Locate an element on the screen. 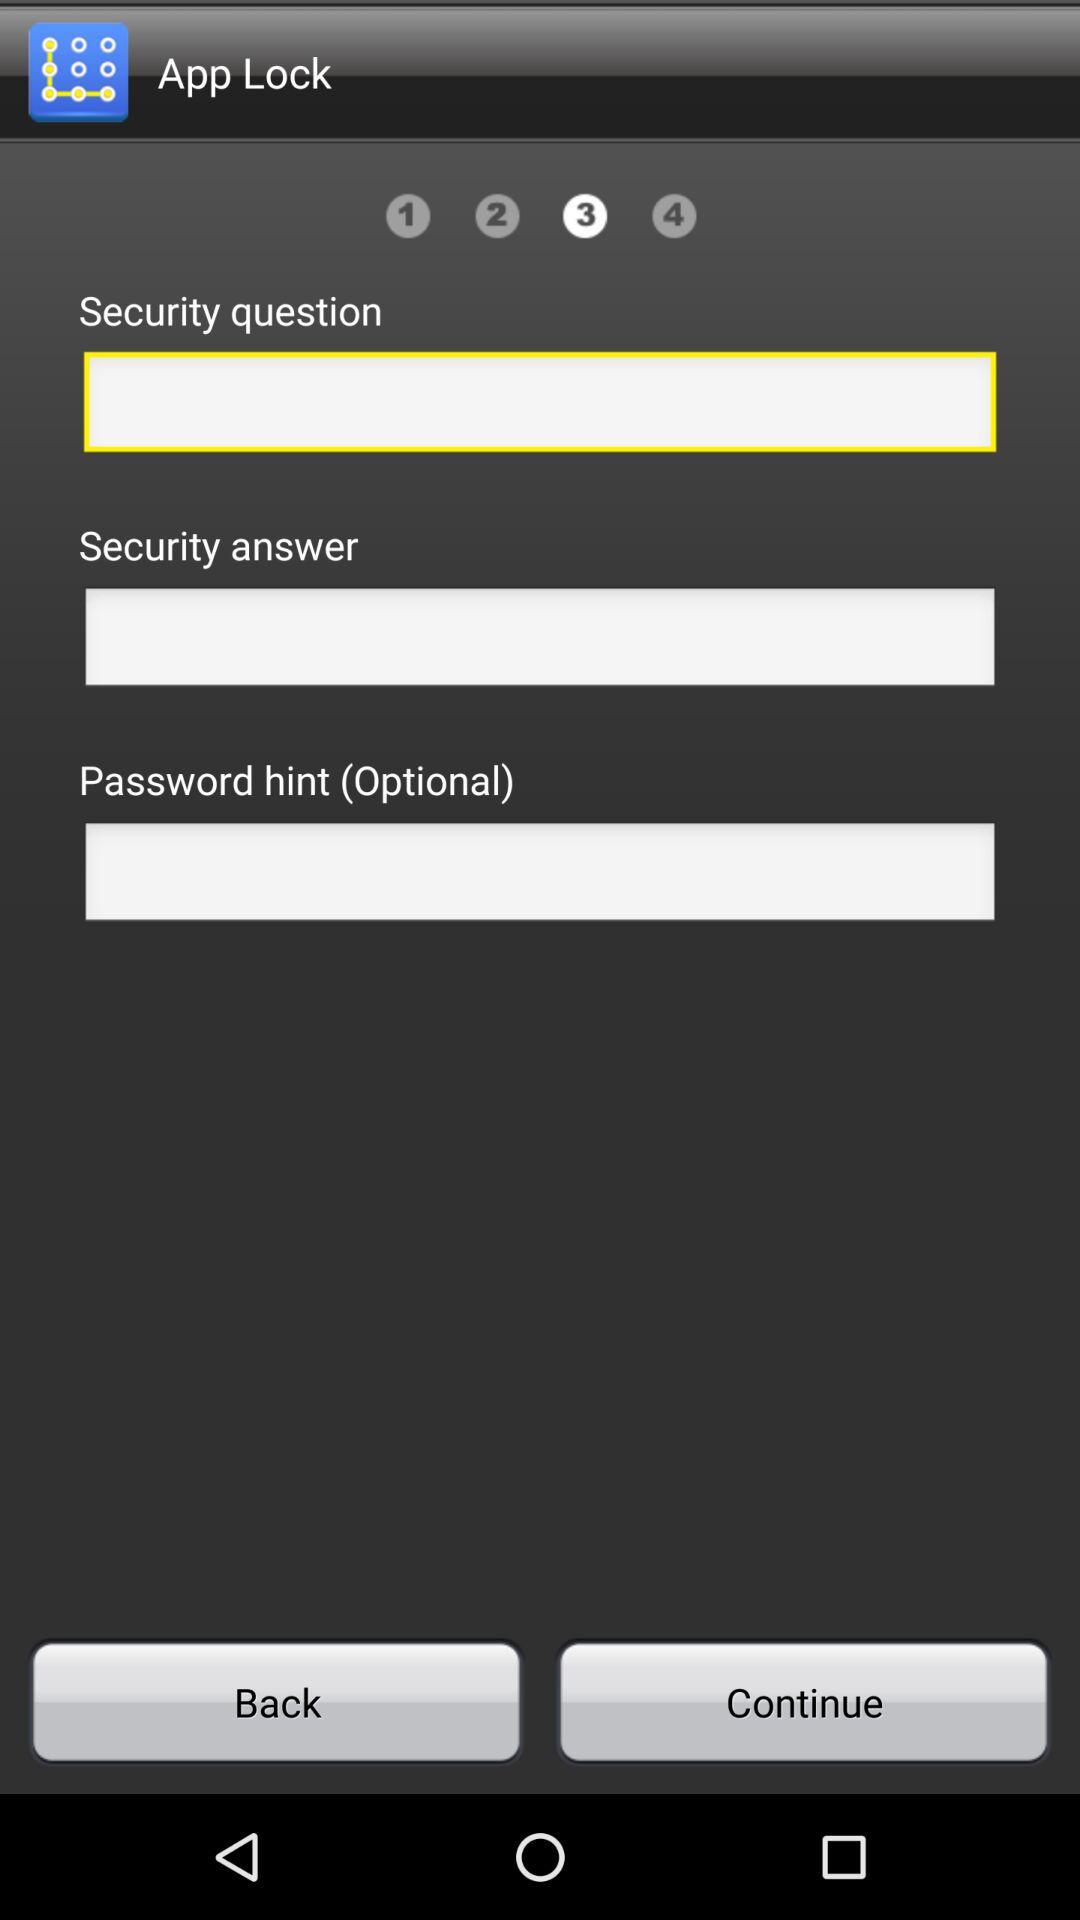  the back item is located at coordinates (276, 1701).